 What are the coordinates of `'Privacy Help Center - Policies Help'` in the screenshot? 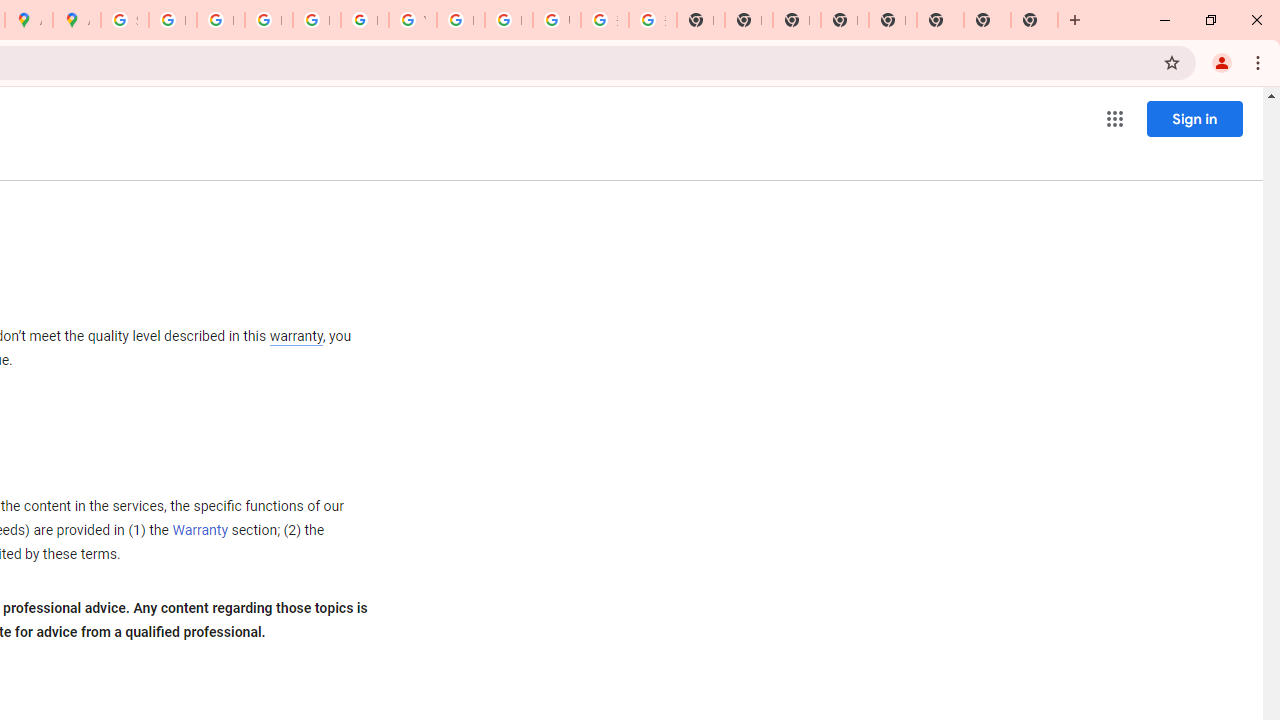 It's located at (267, 20).